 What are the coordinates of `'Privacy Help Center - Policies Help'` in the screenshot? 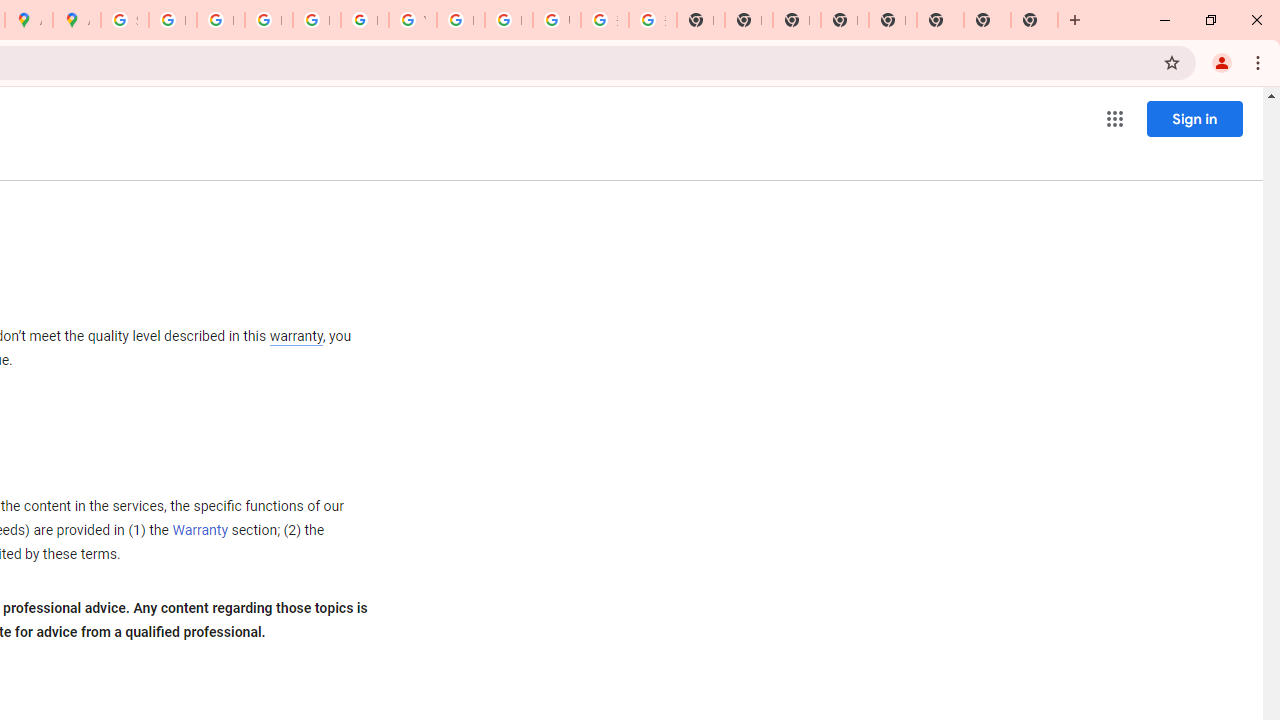 It's located at (267, 20).